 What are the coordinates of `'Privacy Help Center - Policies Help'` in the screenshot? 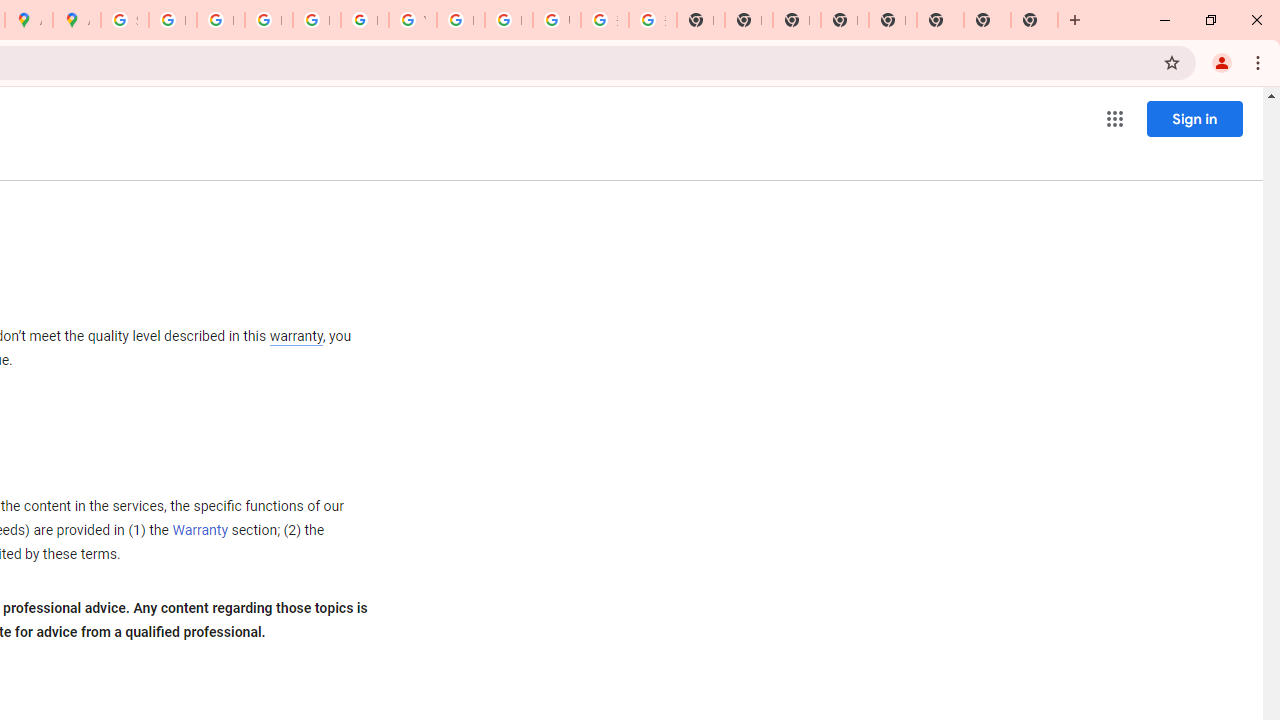 It's located at (267, 20).